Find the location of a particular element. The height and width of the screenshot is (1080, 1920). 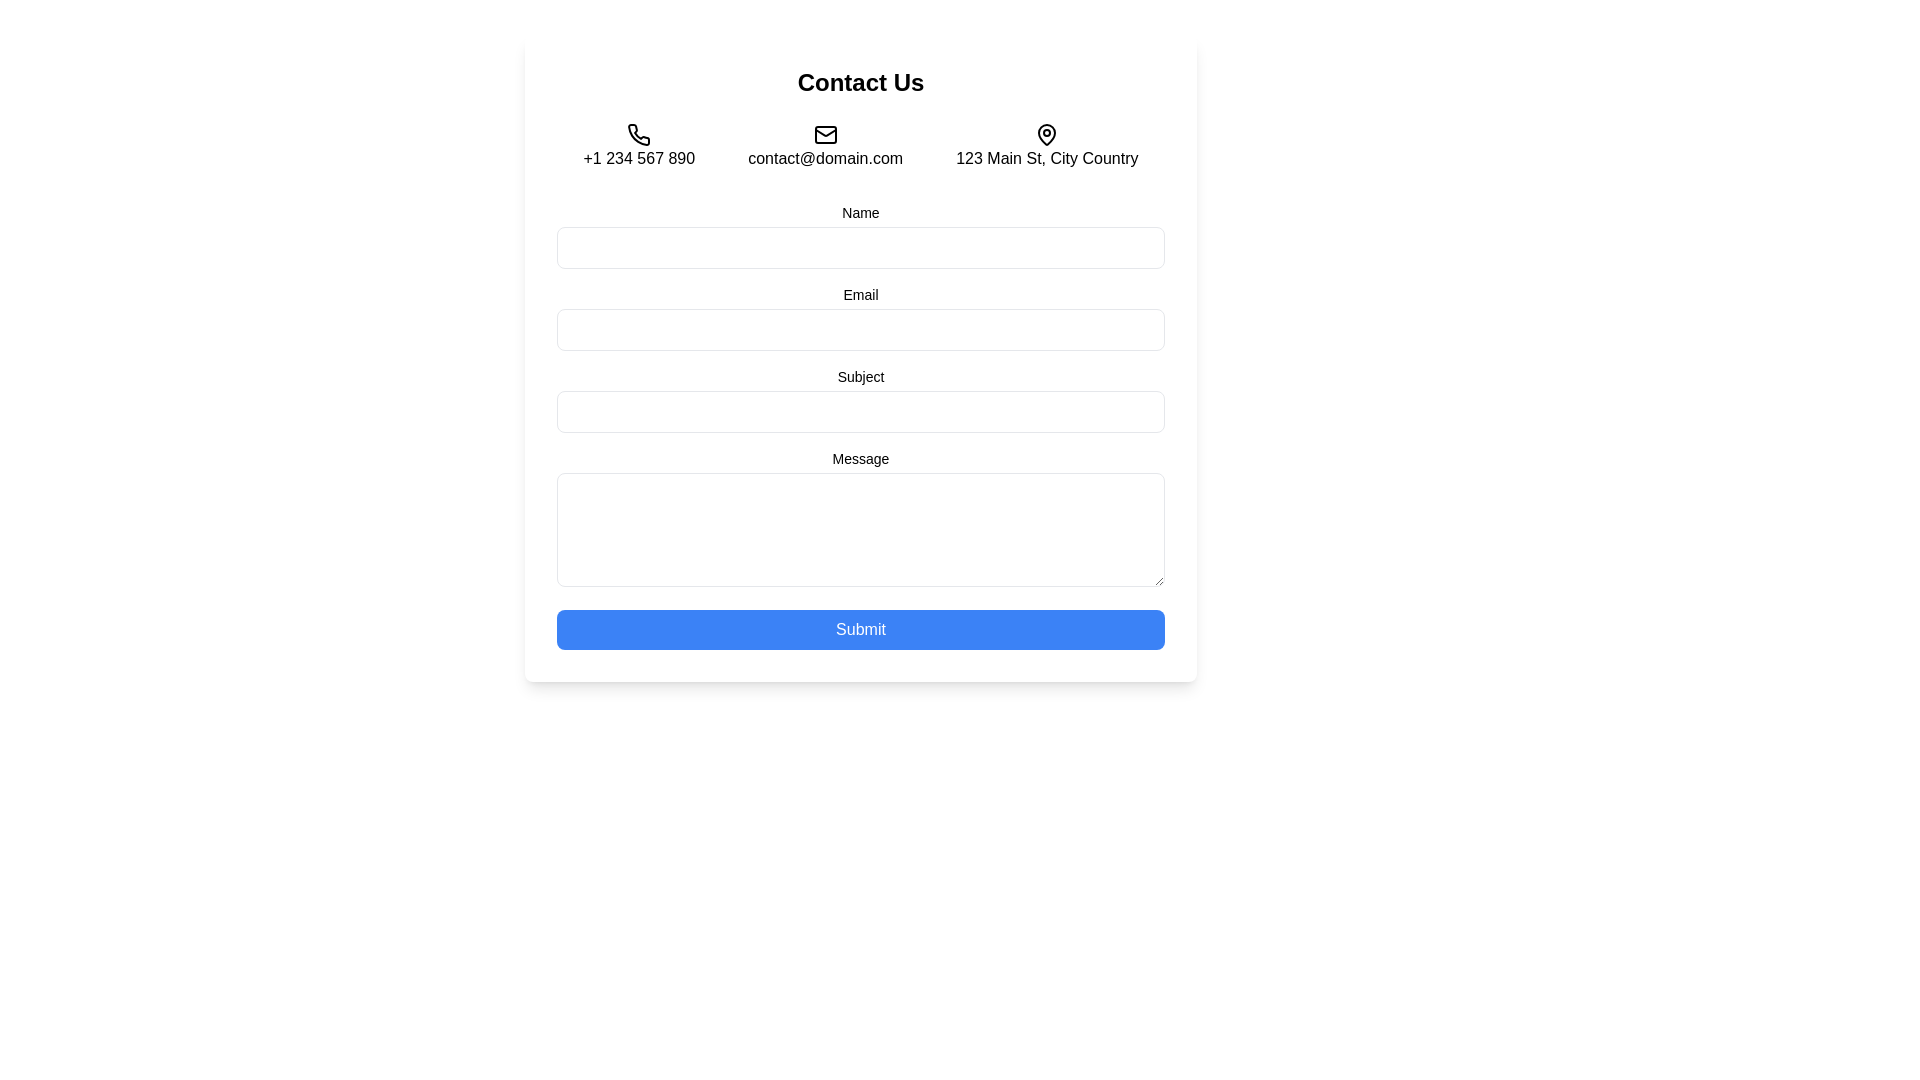

the 'Contact Us' text header, which is displayed in large, bold letters at the top-center of the interface is located at coordinates (860, 82).